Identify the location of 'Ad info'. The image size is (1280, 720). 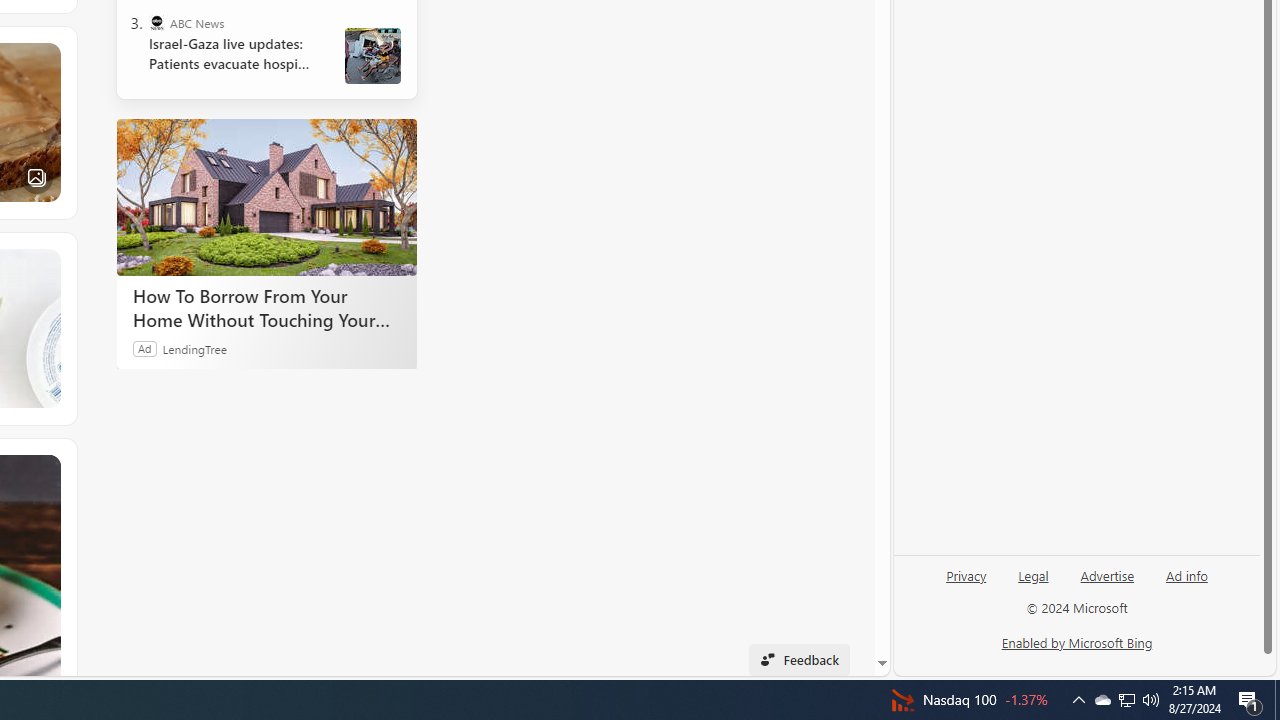
(1186, 583).